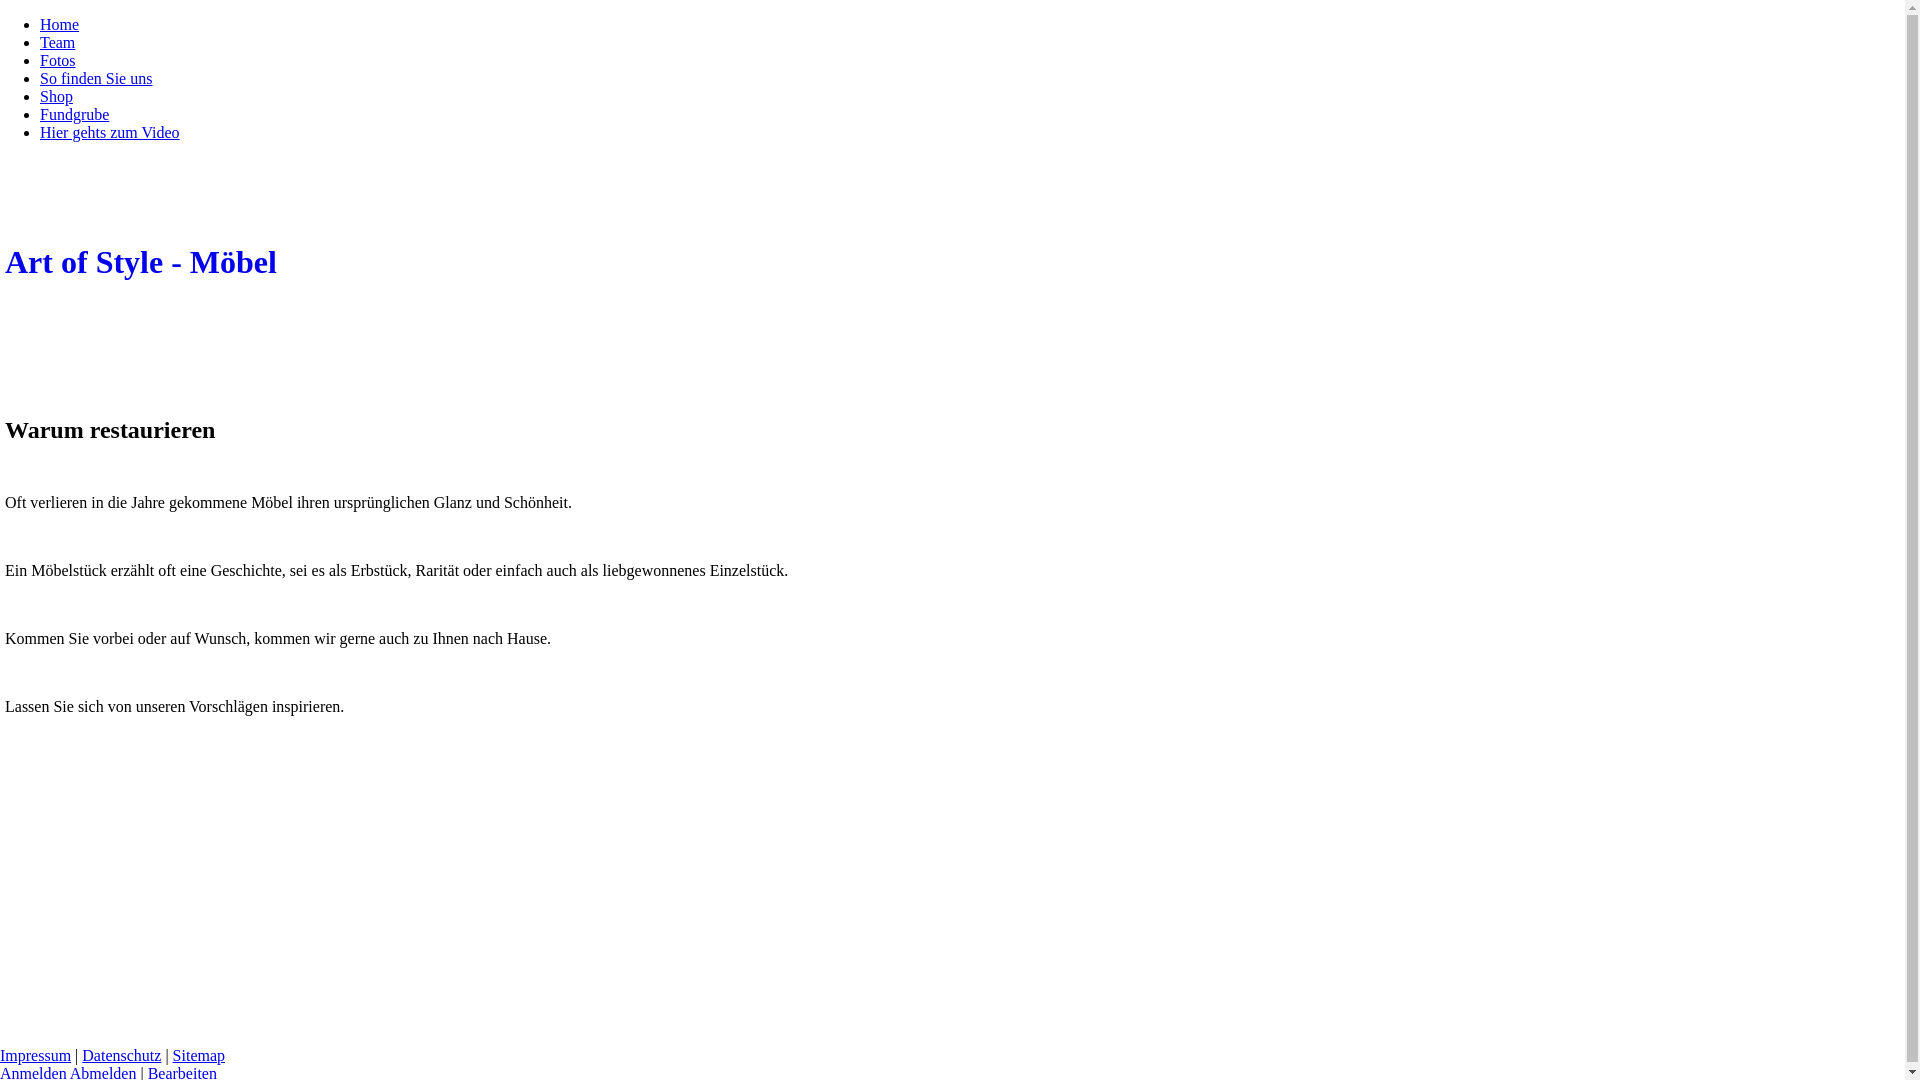 Image resolution: width=1920 pixels, height=1080 pixels. I want to click on 'Home', so click(59, 24).